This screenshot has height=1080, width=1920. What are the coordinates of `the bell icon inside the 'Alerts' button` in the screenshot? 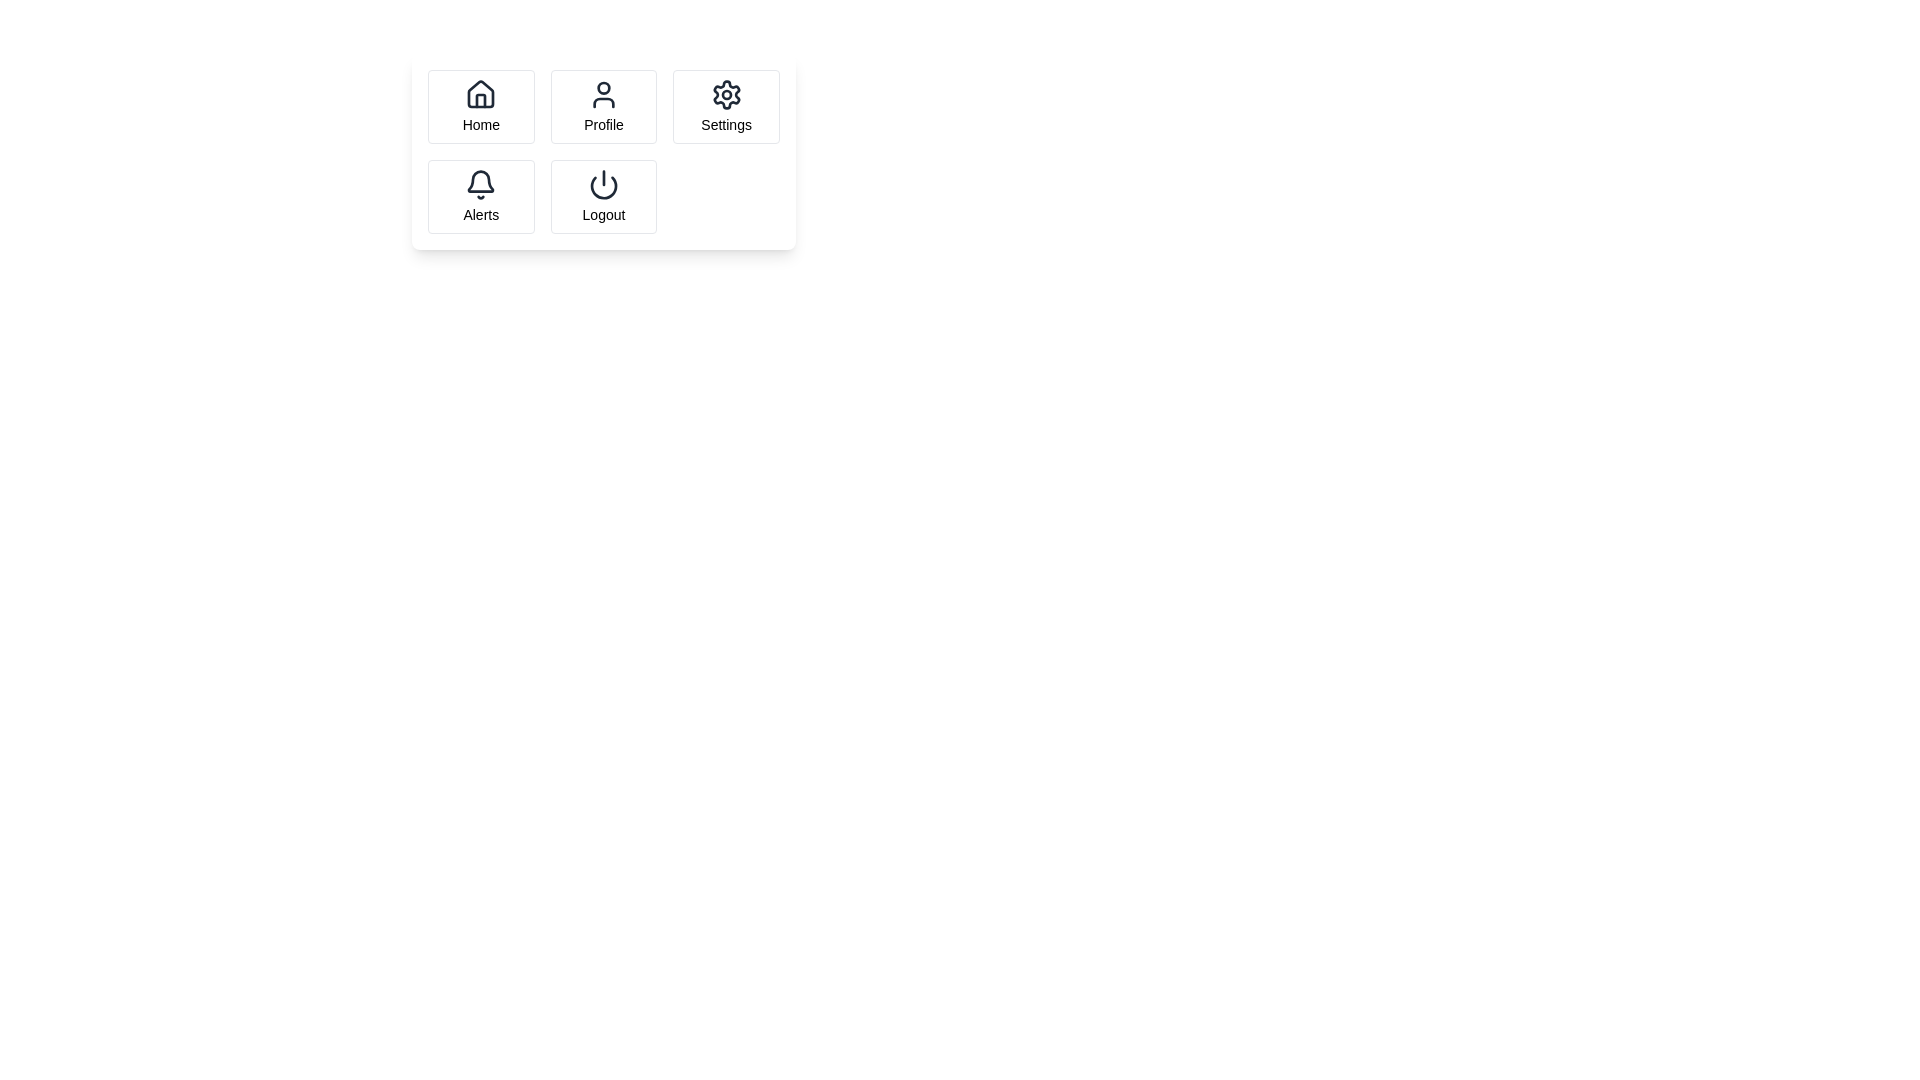 It's located at (481, 185).